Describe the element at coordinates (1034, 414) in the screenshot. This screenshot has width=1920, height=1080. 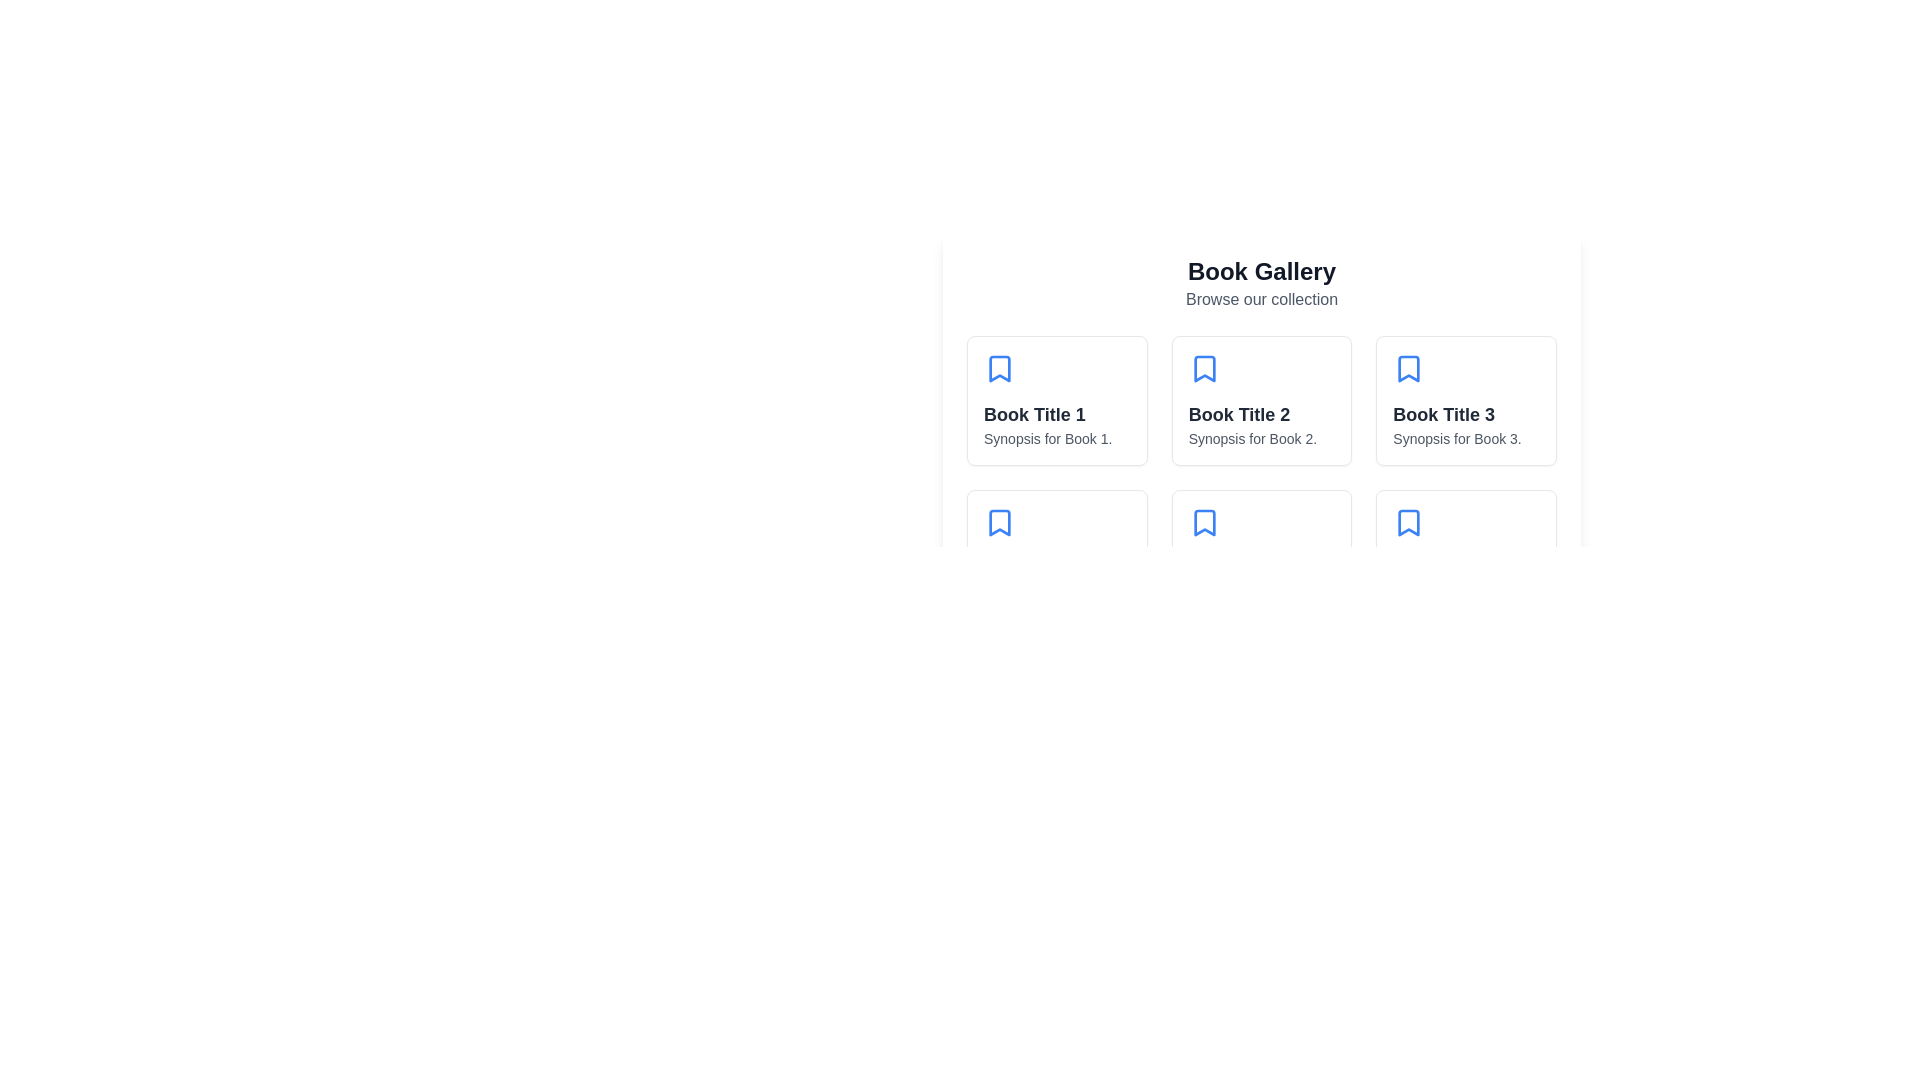
I see `the text label that serves as the title for the book in the first card of the grid layout` at that location.